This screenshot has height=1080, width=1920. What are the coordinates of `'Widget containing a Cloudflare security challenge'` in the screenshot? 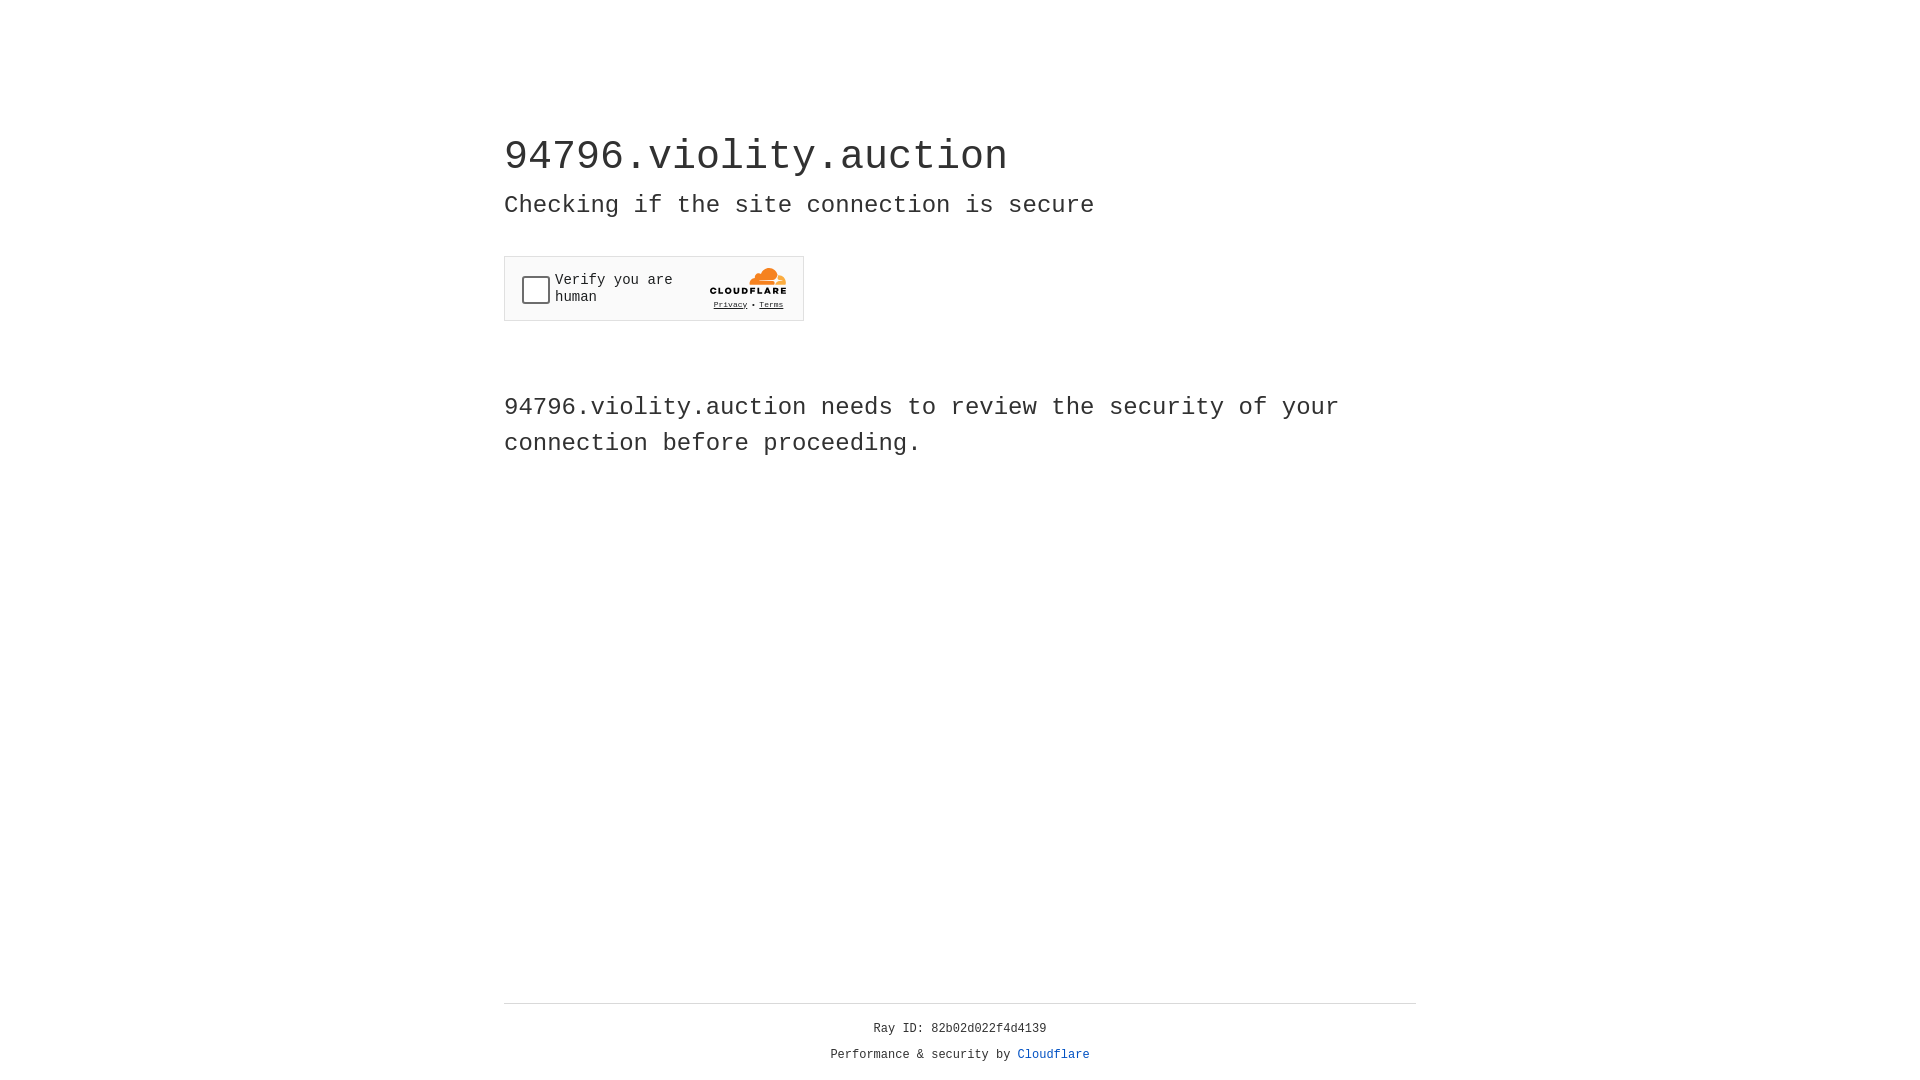 It's located at (653, 288).